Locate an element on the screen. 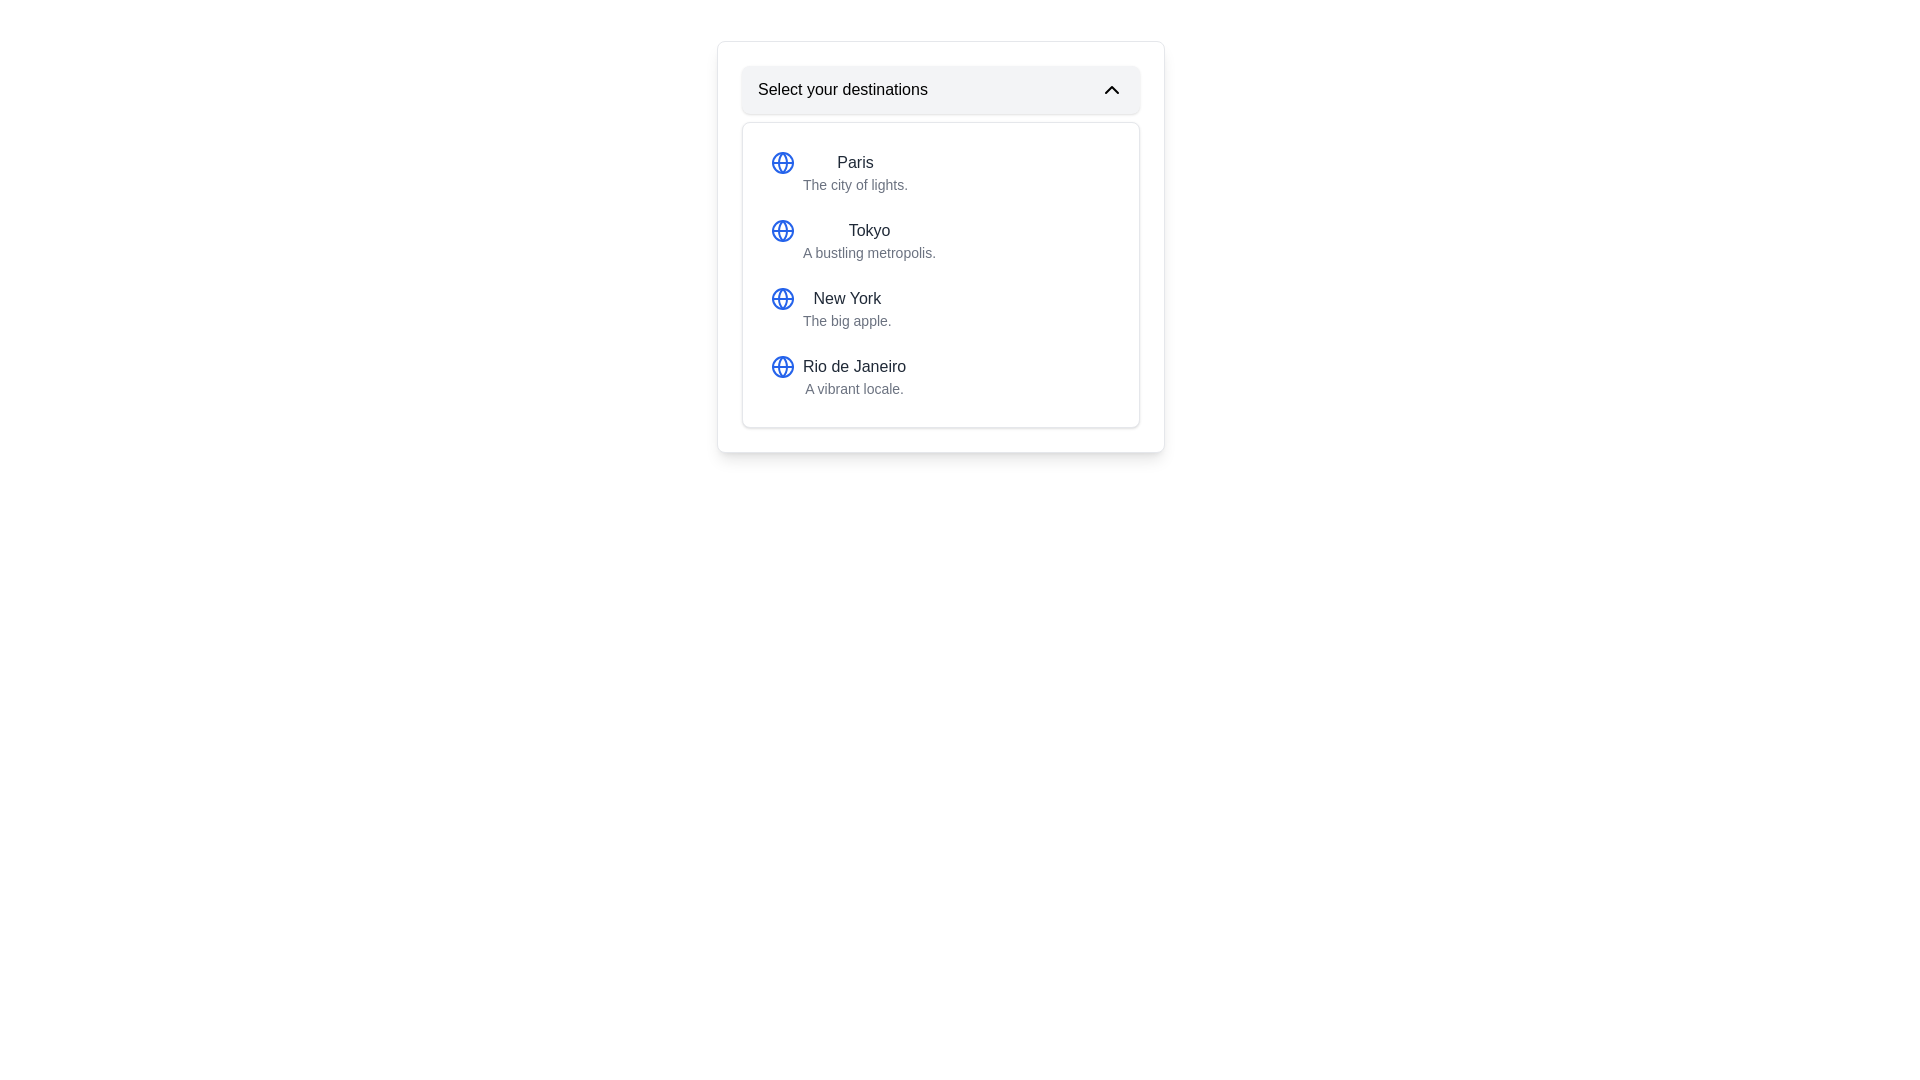 This screenshot has width=1920, height=1080. the static text label that displays 'The big apple.' positioned directly below the 'New York' label is located at coordinates (847, 319).